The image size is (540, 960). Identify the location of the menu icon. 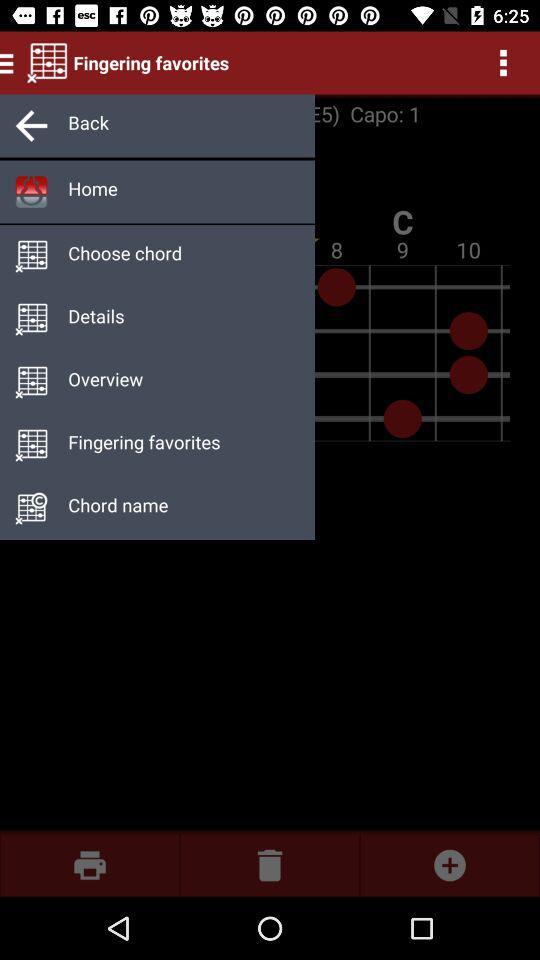
(9, 62).